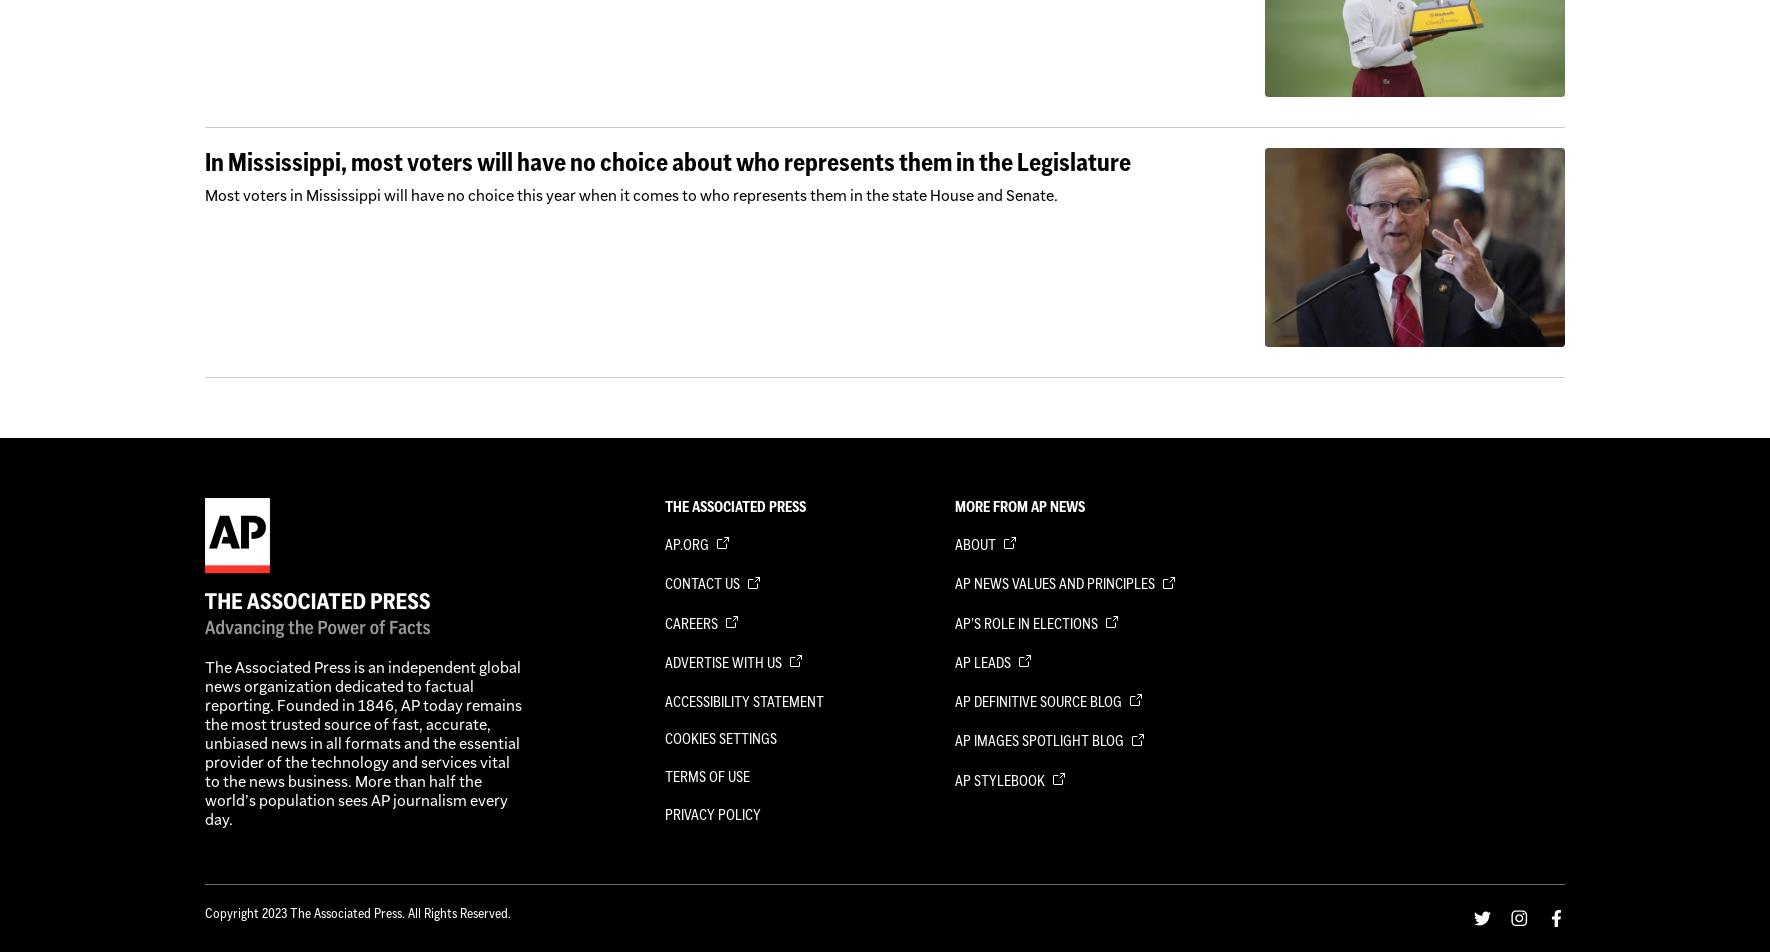  Describe the element at coordinates (983, 662) in the screenshot. I see `'AP Leads'` at that location.